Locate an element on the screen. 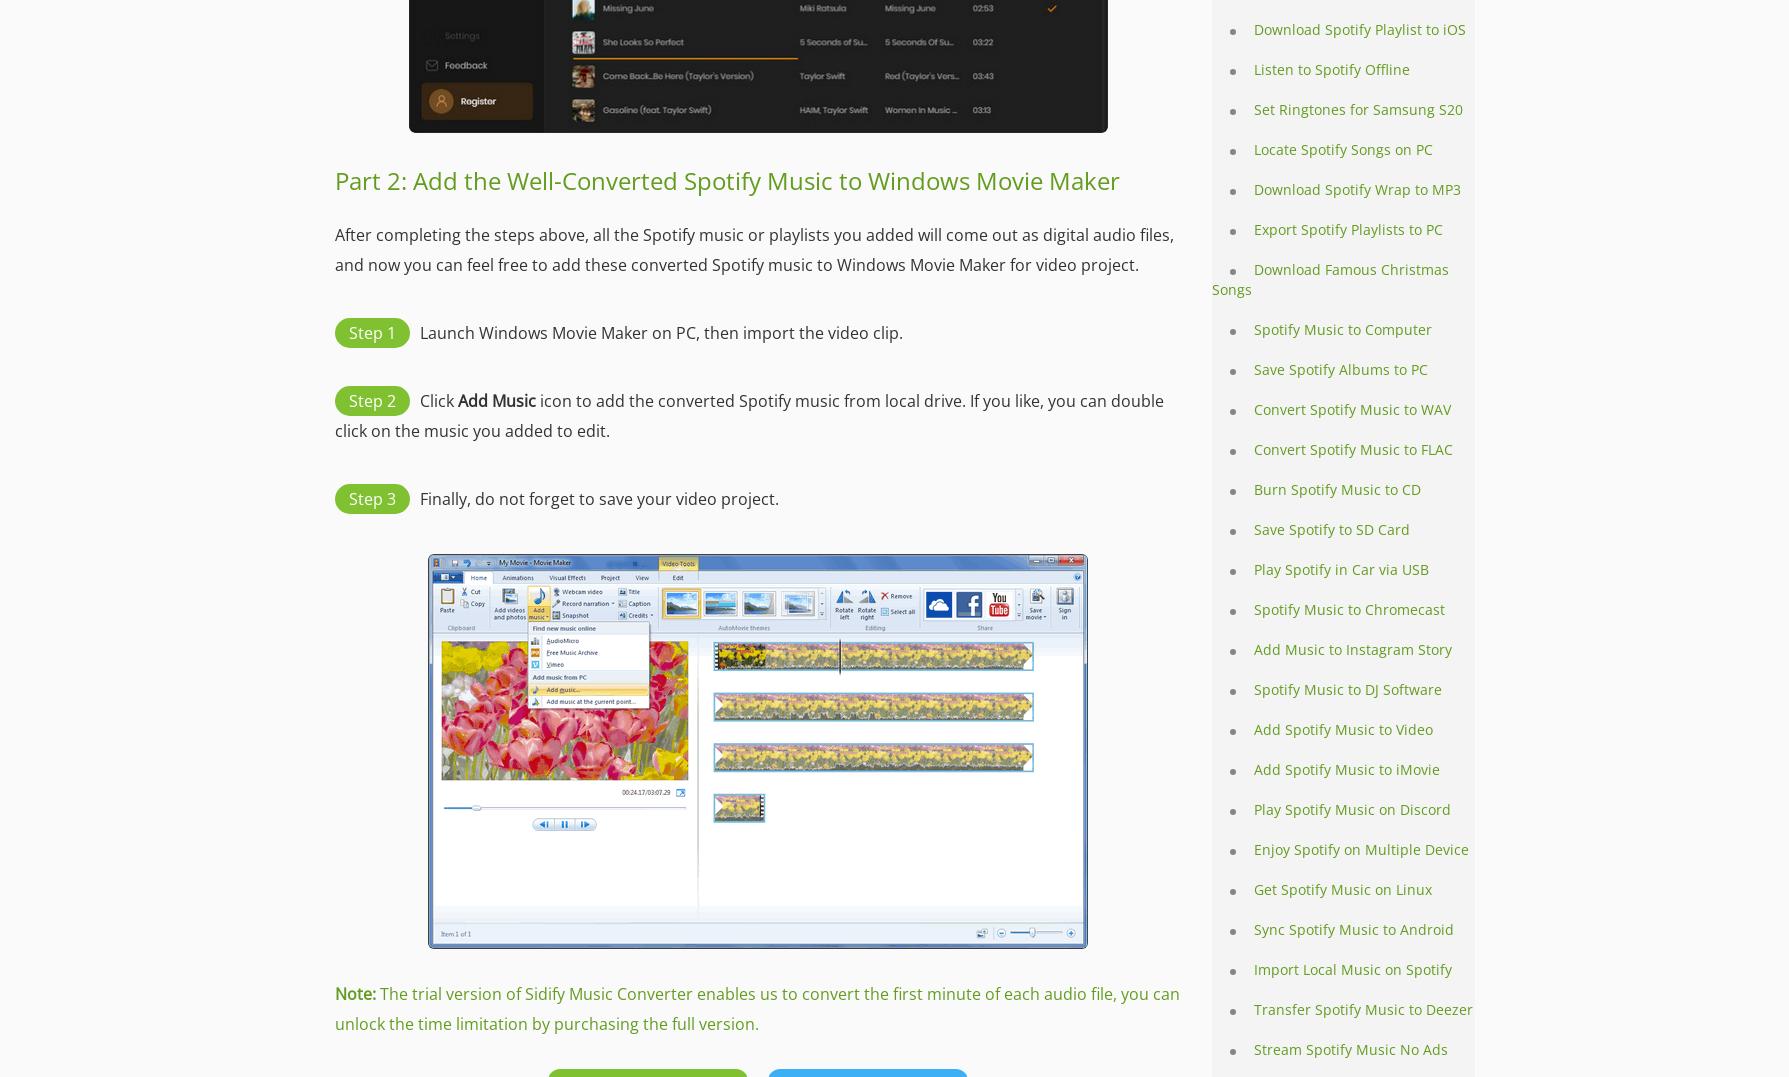 The height and width of the screenshot is (1077, 1789). 'Sync Spotify Music to Android' is located at coordinates (1353, 928).